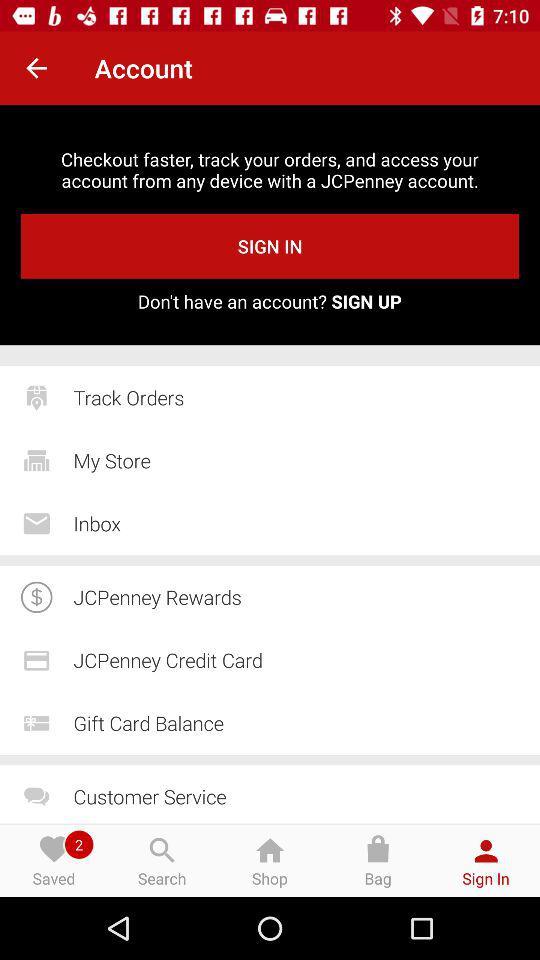 This screenshot has width=540, height=960. Describe the element at coordinates (36, 68) in the screenshot. I see `icon next to the account` at that location.